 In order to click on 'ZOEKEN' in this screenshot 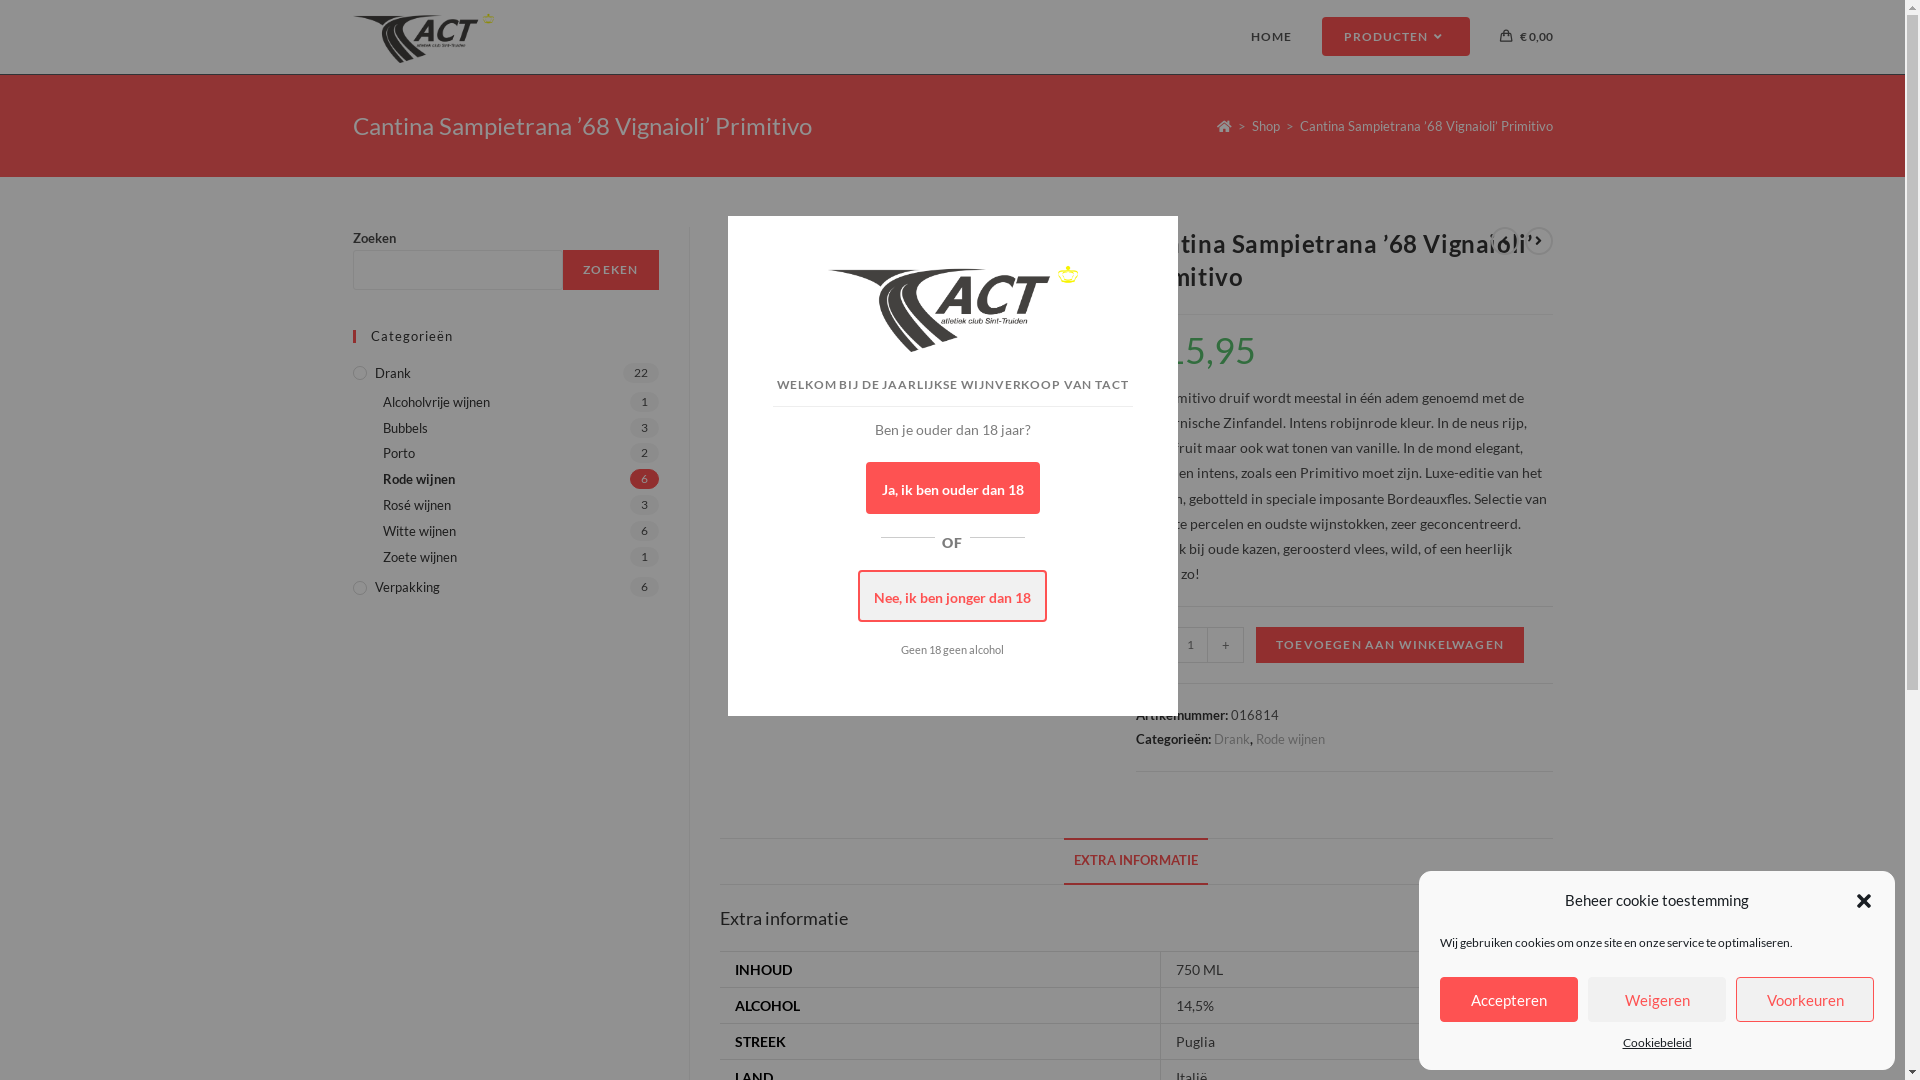, I will do `click(609, 270)`.